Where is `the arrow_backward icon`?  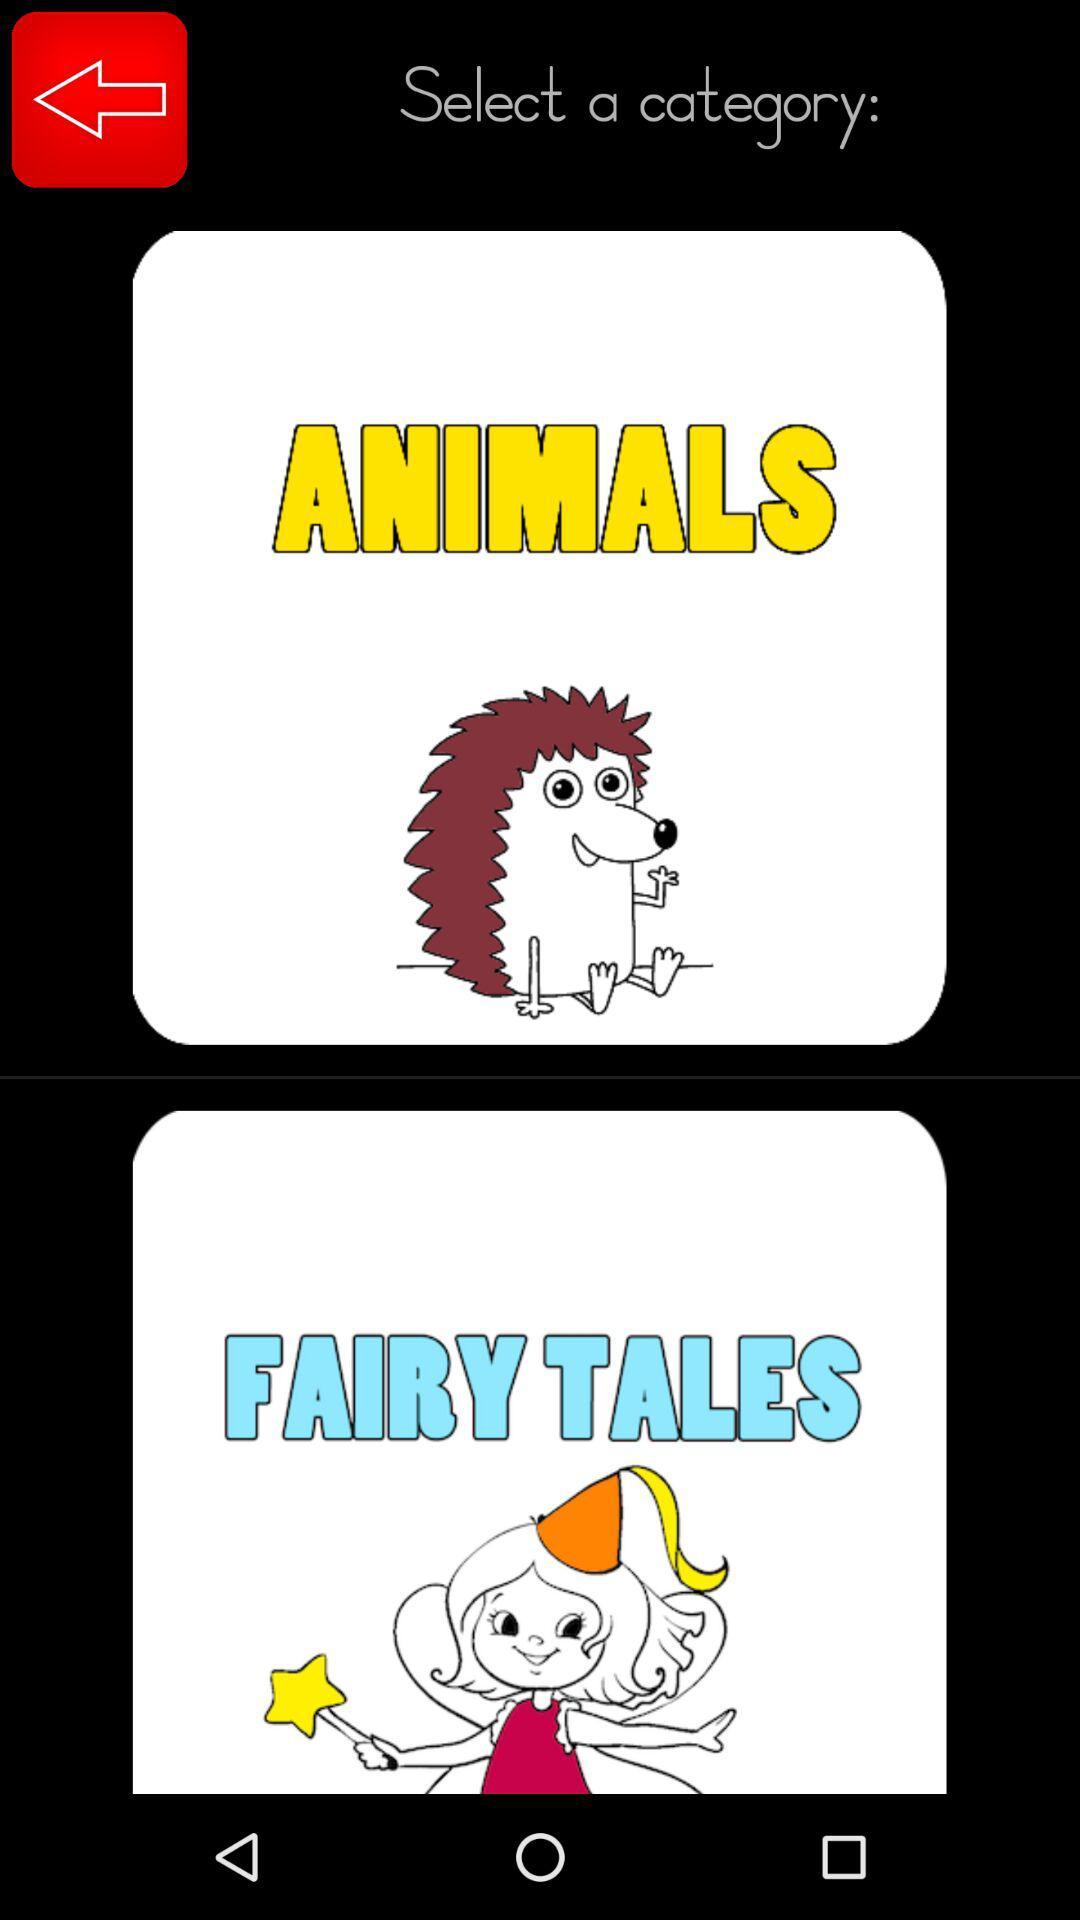 the arrow_backward icon is located at coordinates (99, 98).